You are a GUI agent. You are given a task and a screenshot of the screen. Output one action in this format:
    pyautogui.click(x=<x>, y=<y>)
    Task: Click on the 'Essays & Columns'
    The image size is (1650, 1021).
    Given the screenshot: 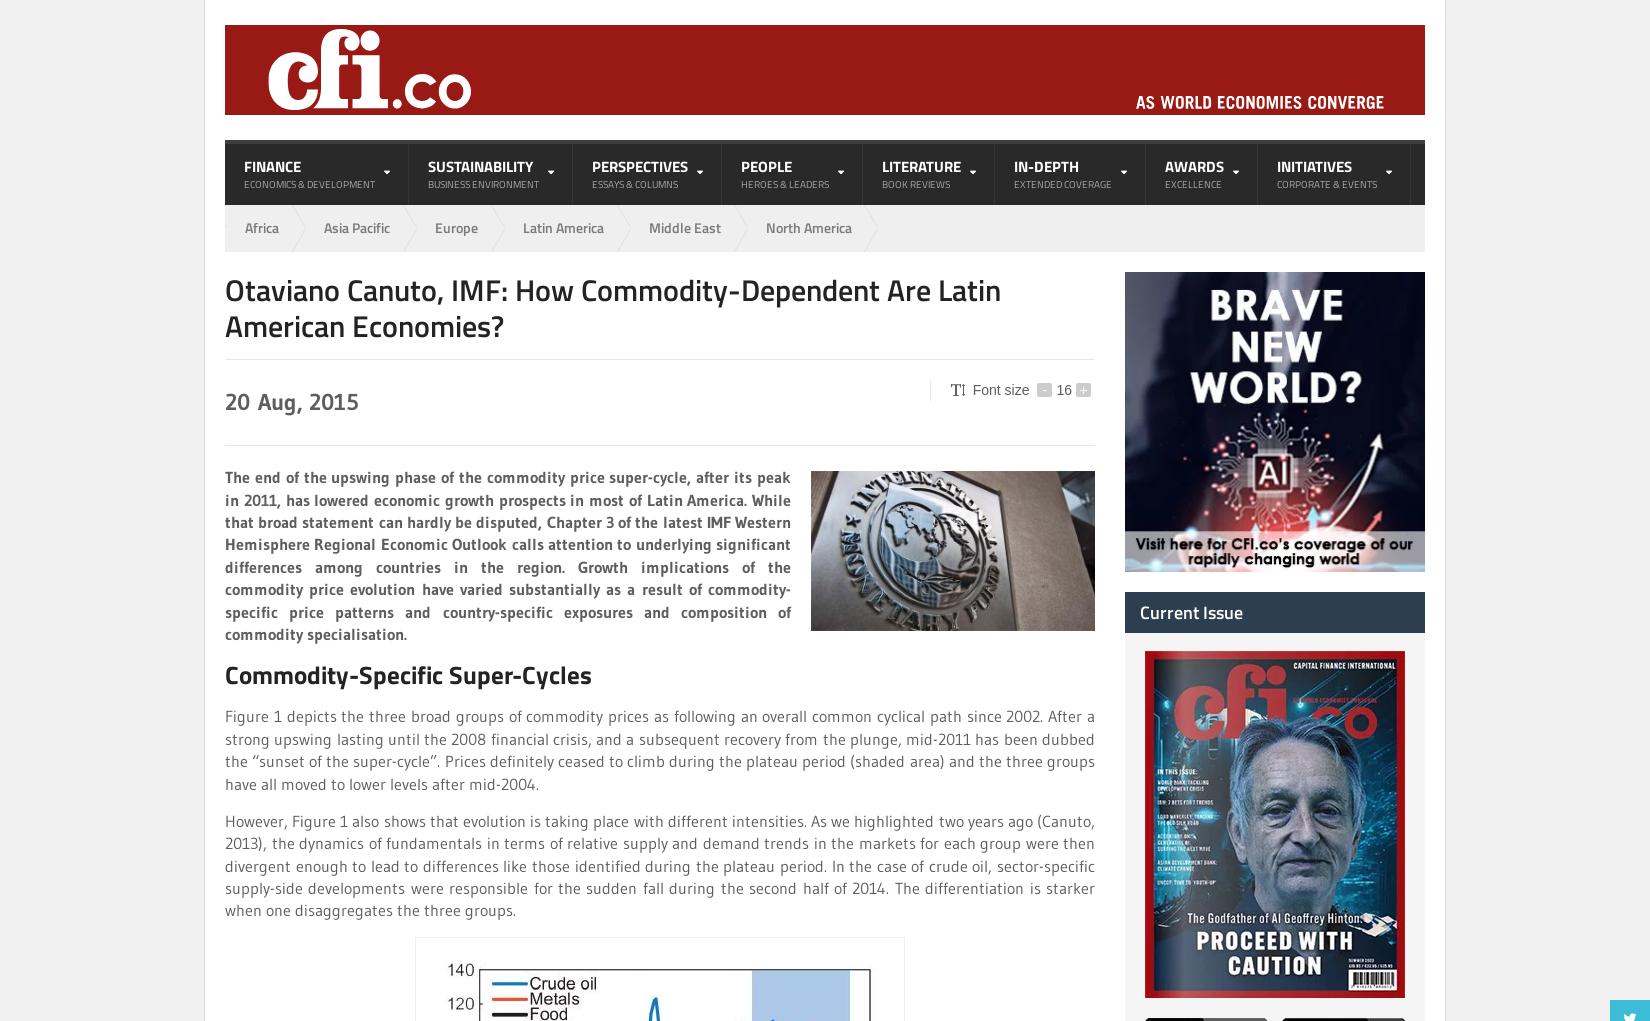 What is the action you would take?
    pyautogui.click(x=591, y=182)
    